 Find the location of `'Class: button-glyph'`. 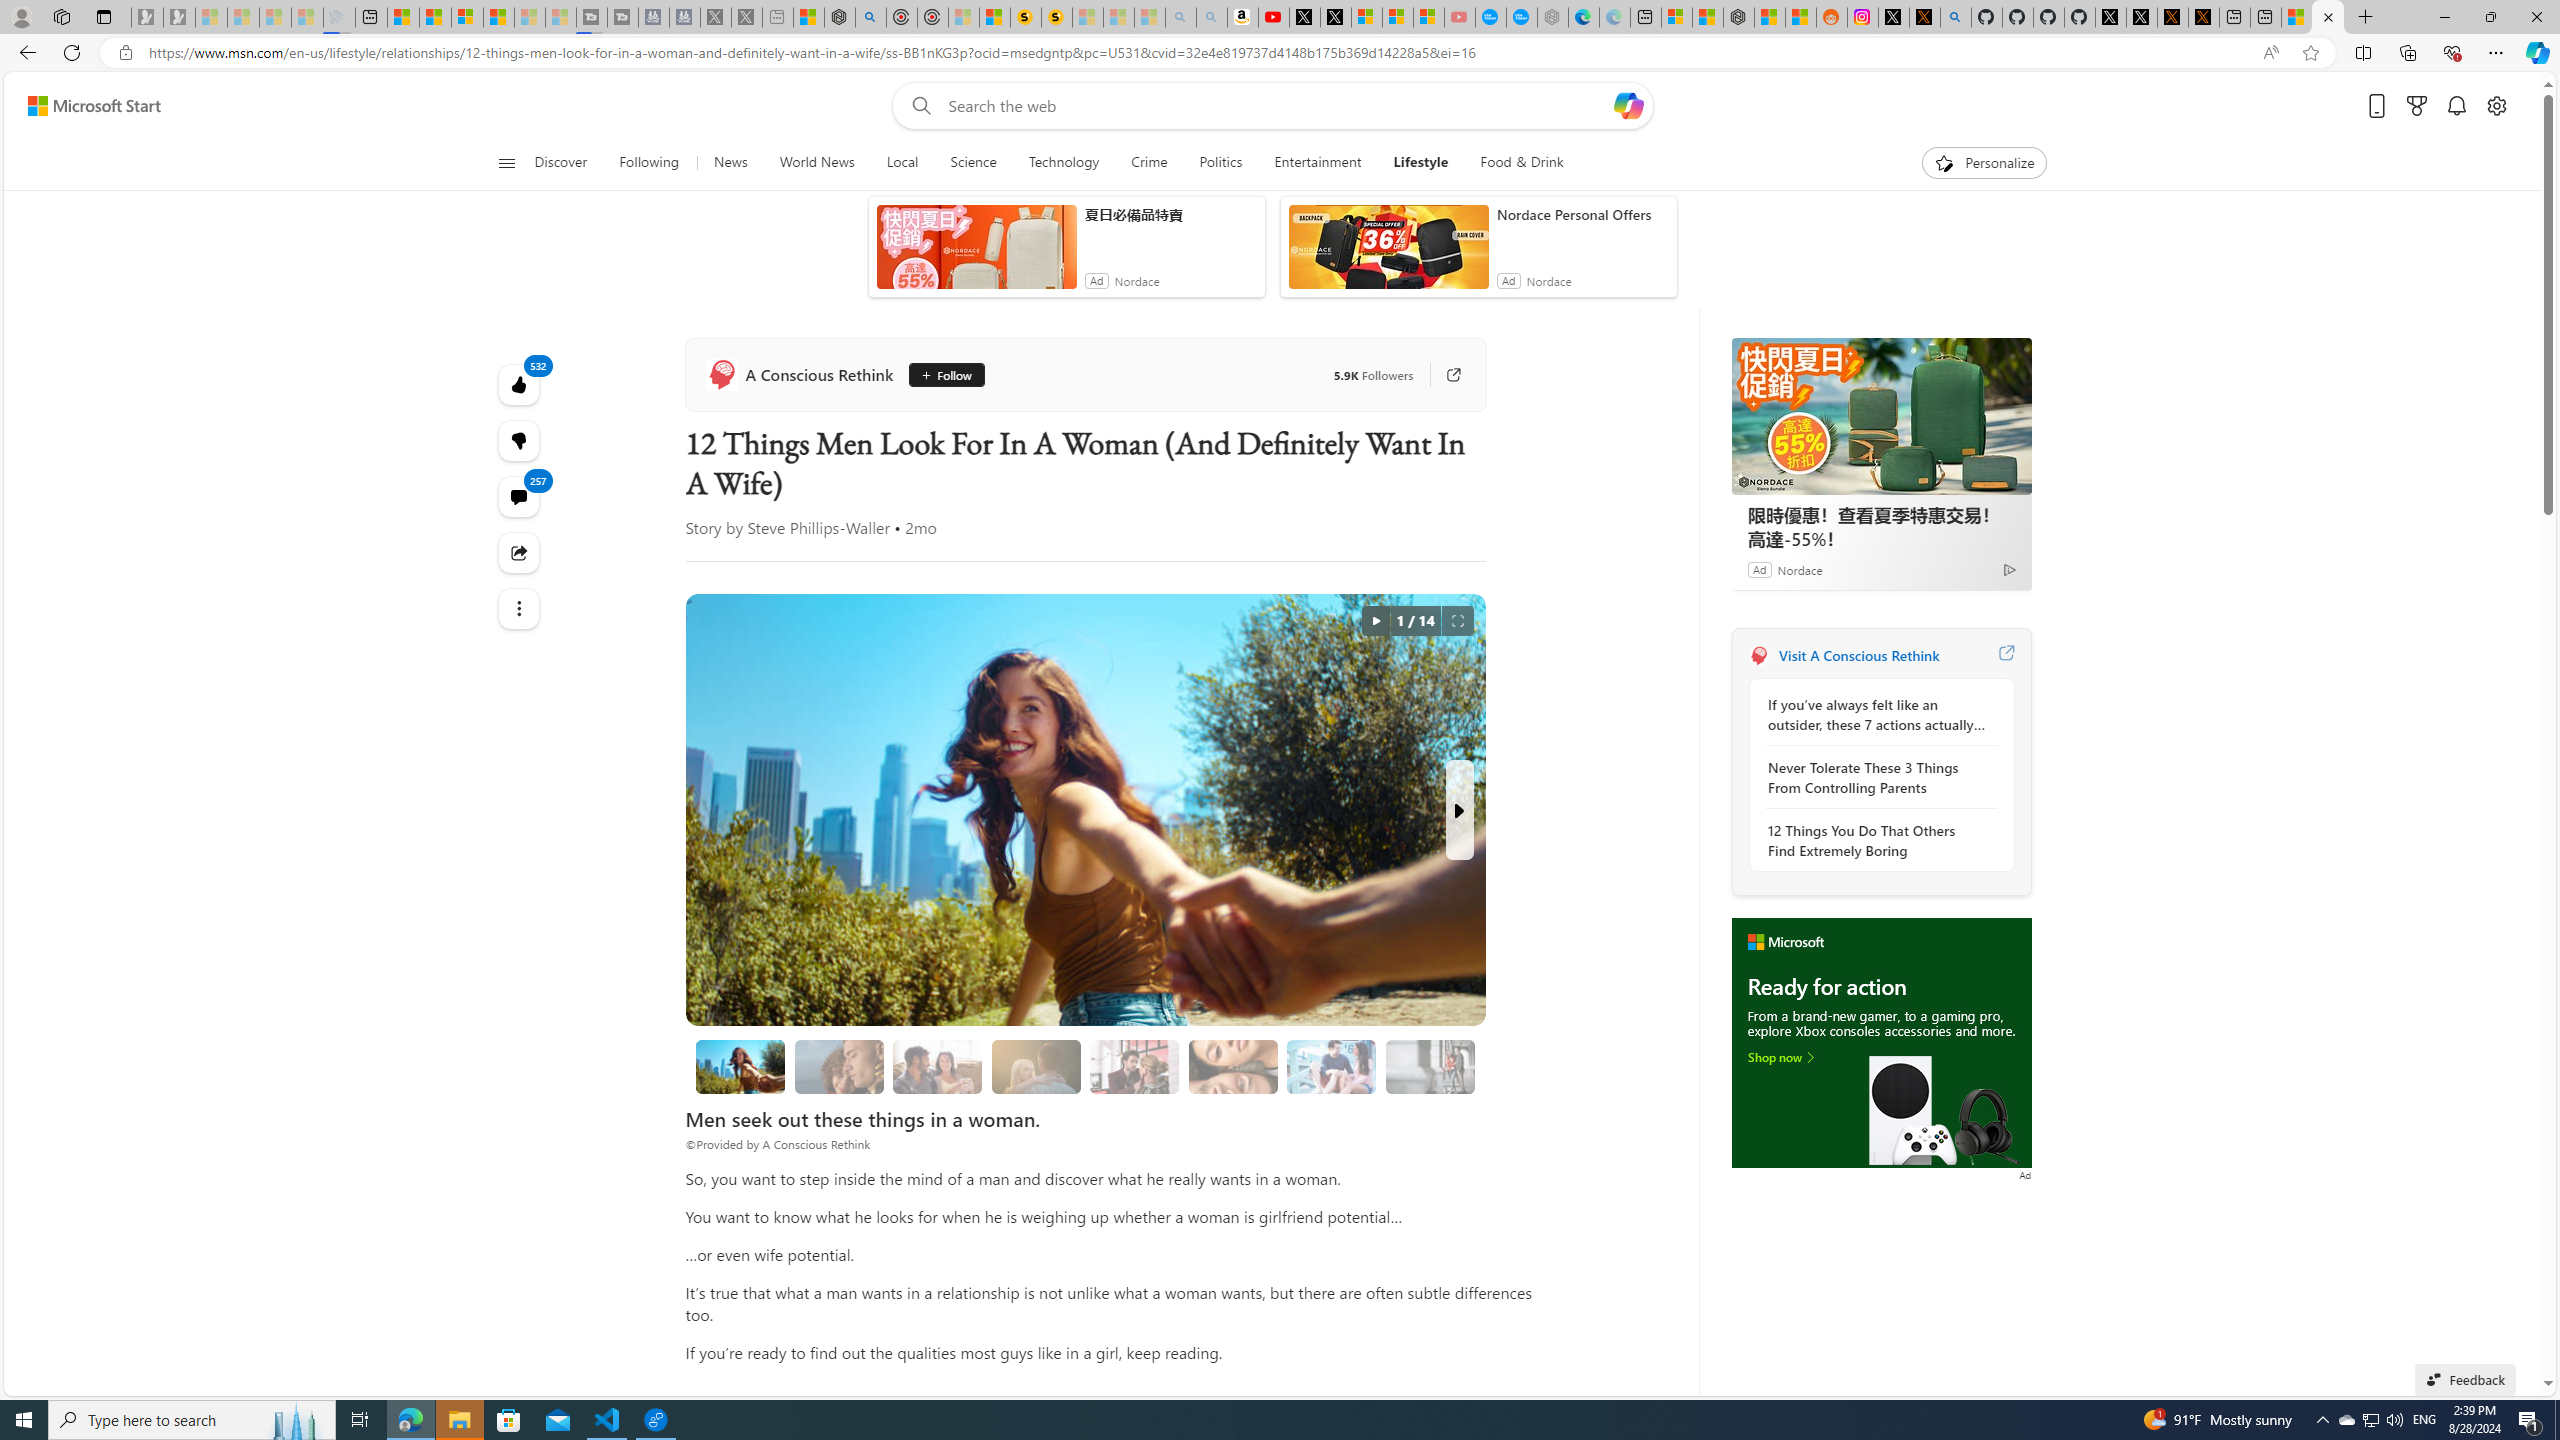

'Class: button-glyph' is located at coordinates (505, 162).